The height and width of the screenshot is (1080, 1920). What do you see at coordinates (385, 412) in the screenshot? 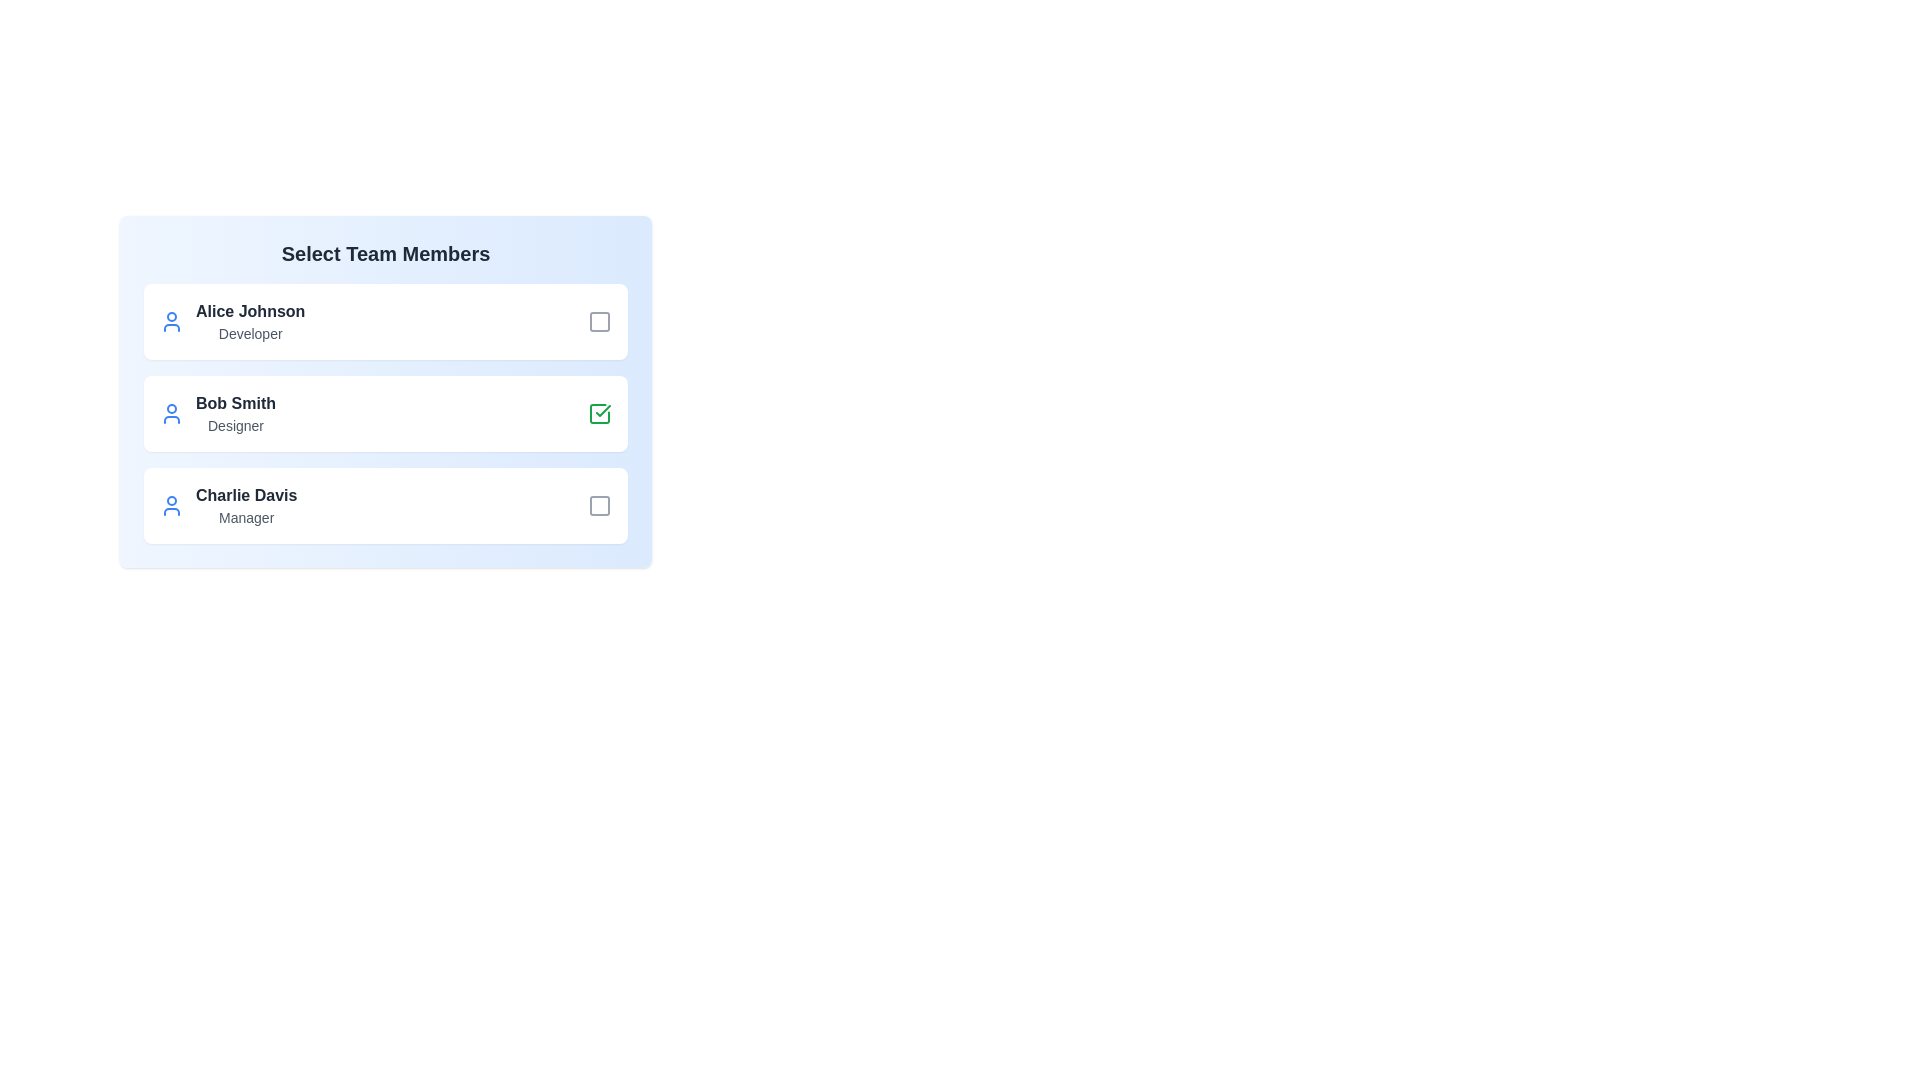
I see `the card of team member Bob Smith` at bounding box center [385, 412].